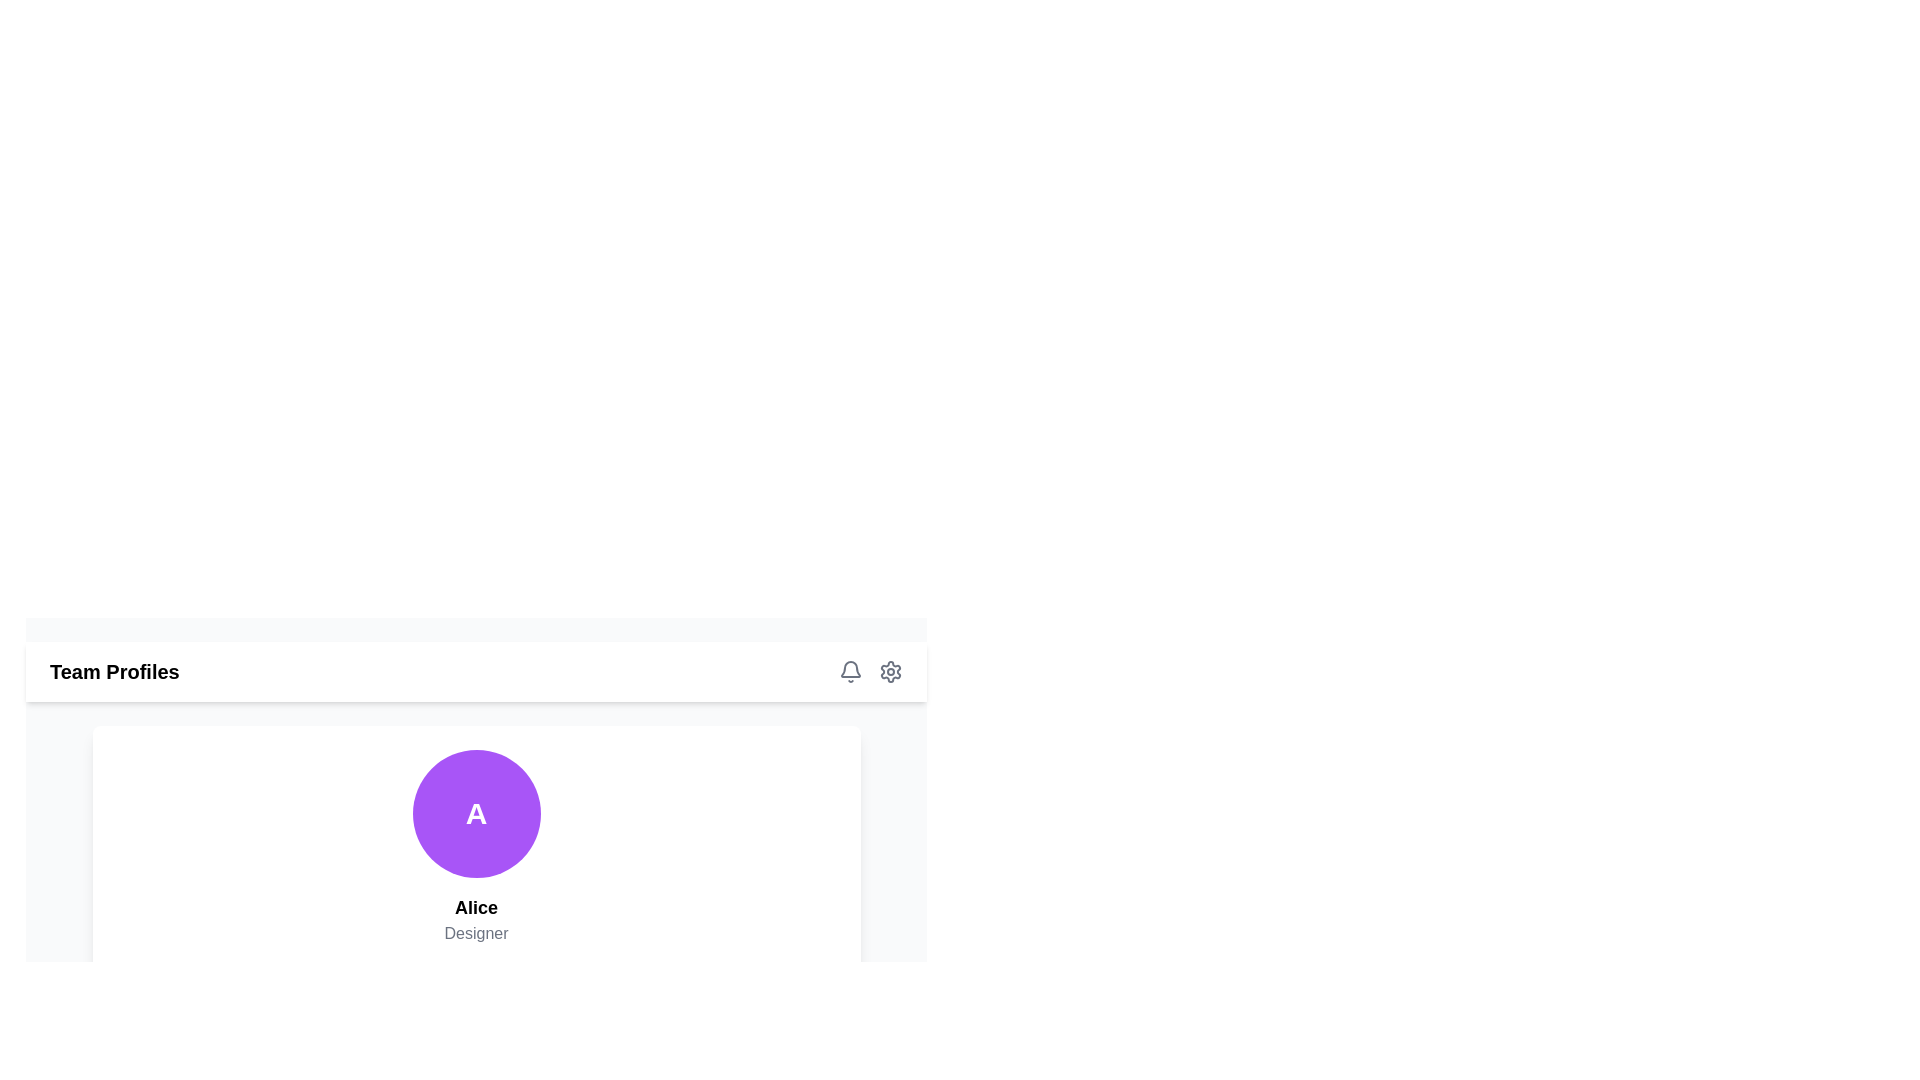 The width and height of the screenshot is (1920, 1080). Describe the element at coordinates (475, 813) in the screenshot. I see `the Avatar or Profile Icon, which is a circular element with a purple background and a white letter 'A' centered inside, positioned above the text 'Alice' and 'Designer'` at that location.